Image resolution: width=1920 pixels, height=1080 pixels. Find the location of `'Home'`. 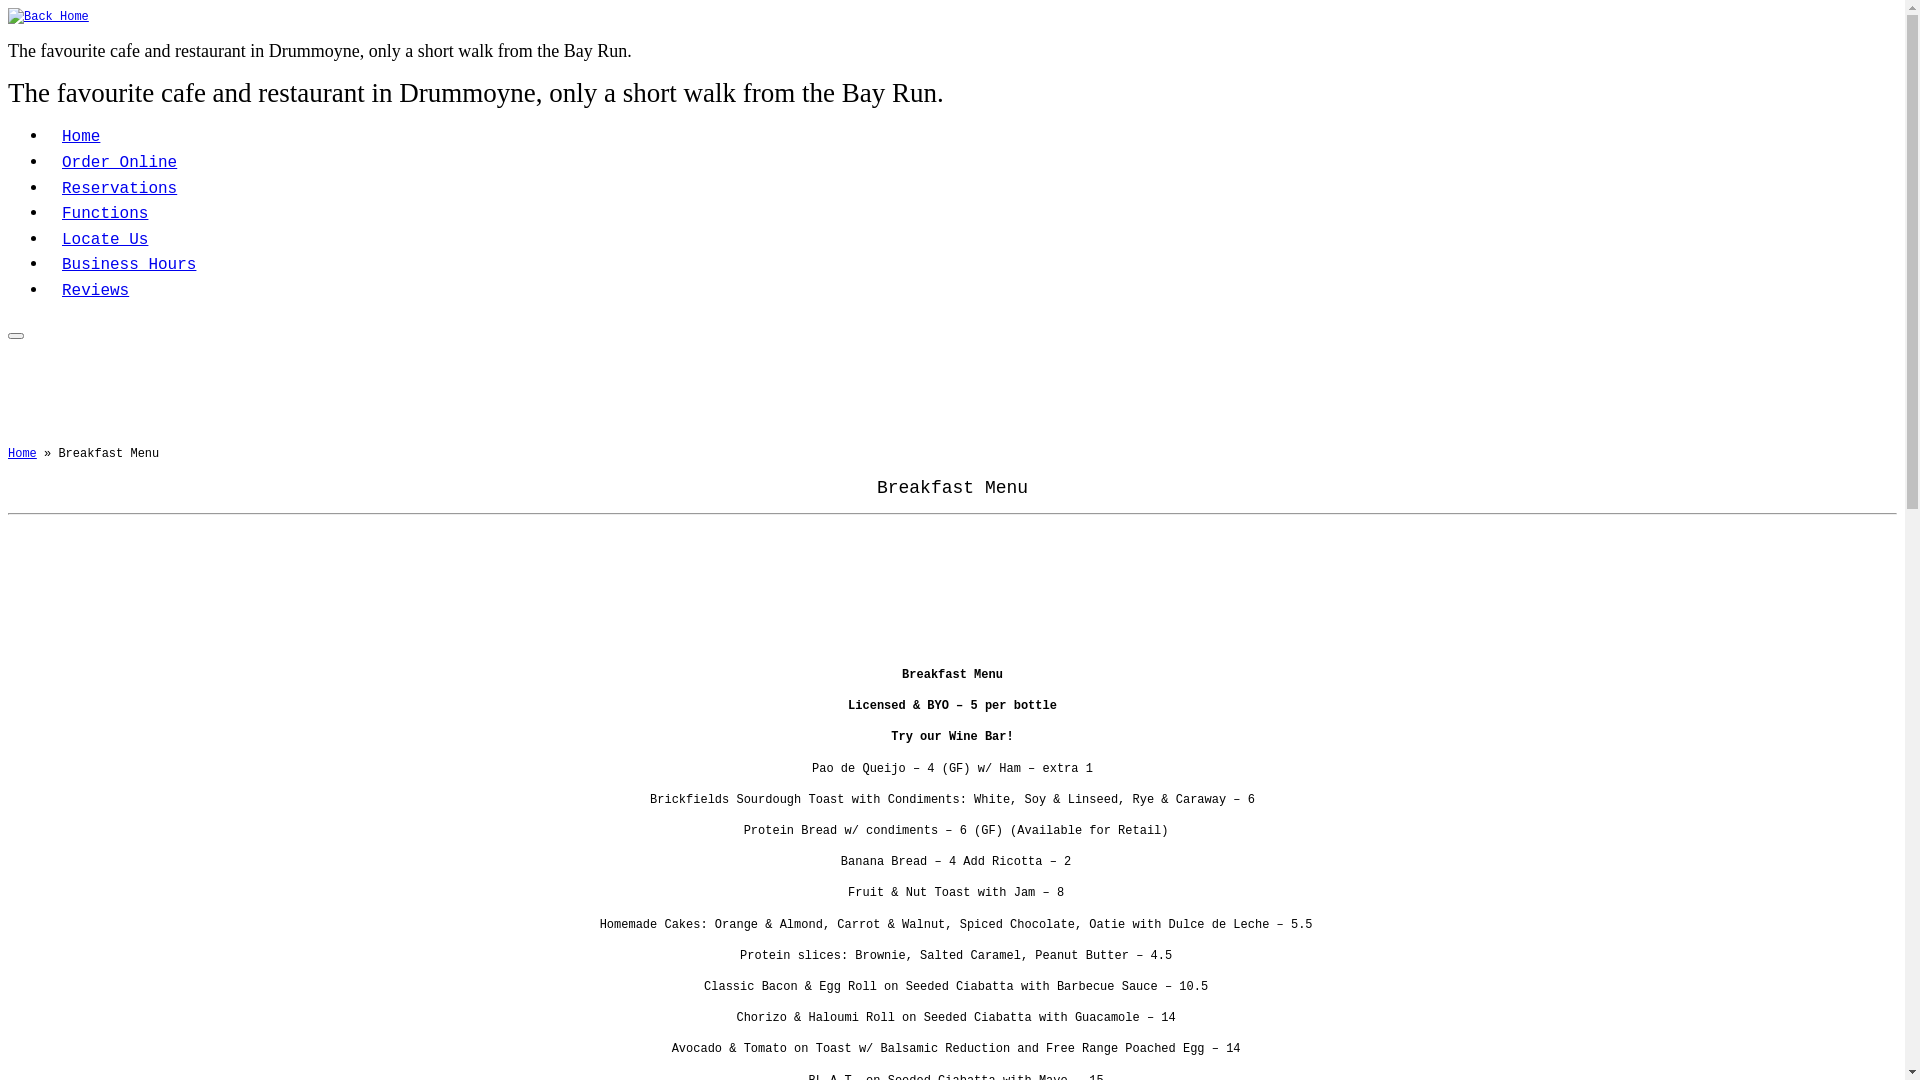

'Home' is located at coordinates (80, 136).